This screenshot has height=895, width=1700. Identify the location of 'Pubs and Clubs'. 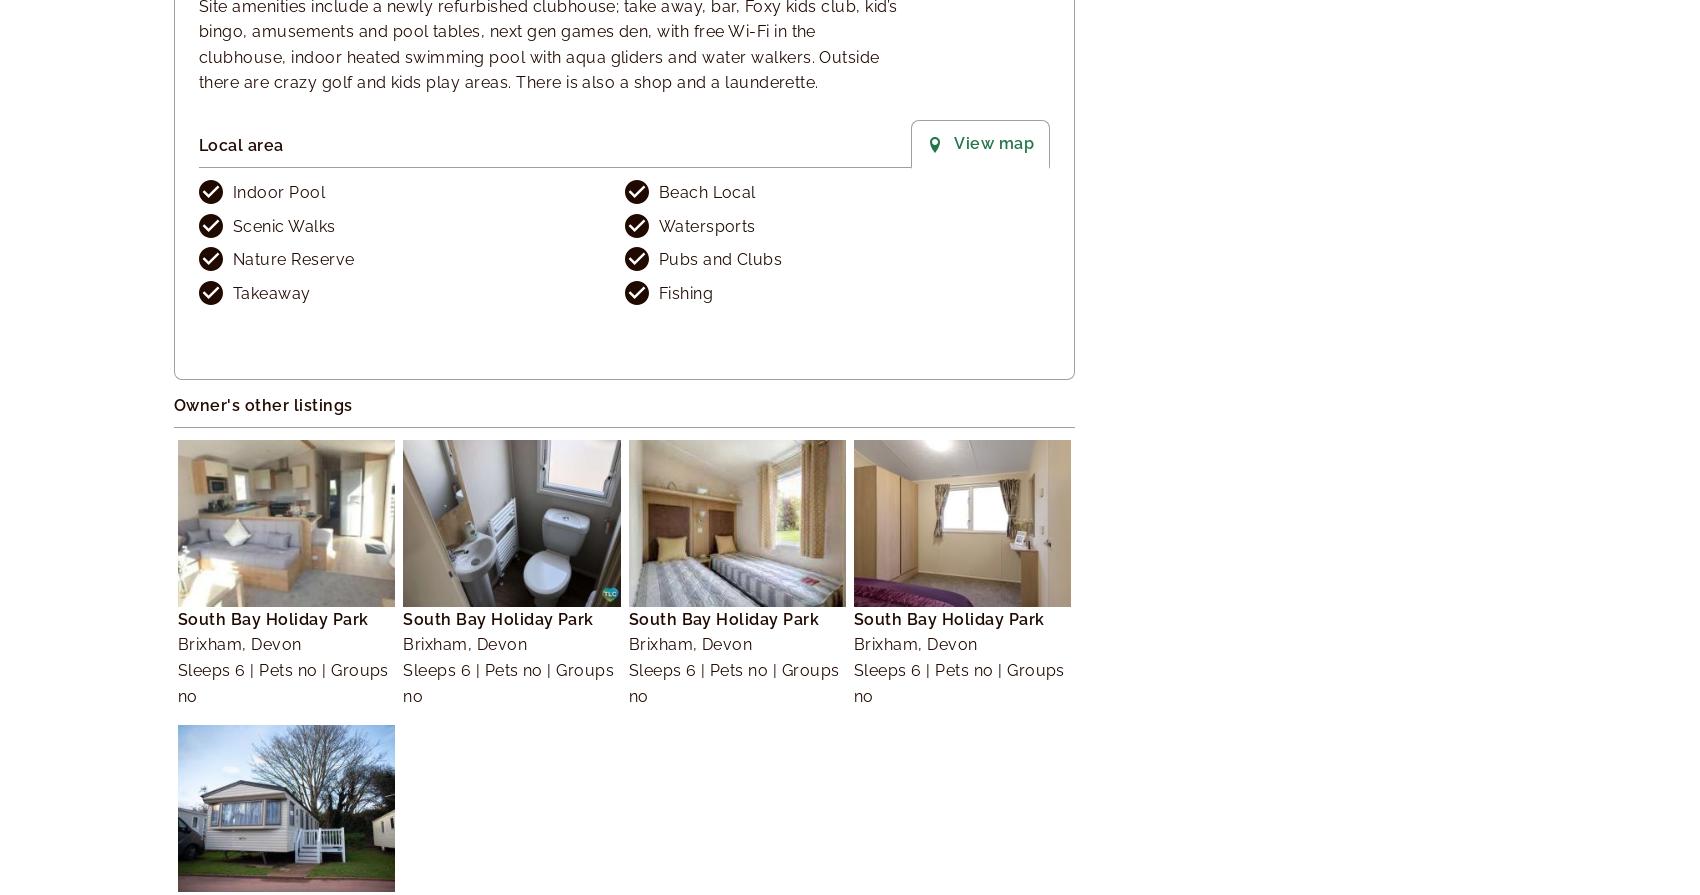
(719, 259).